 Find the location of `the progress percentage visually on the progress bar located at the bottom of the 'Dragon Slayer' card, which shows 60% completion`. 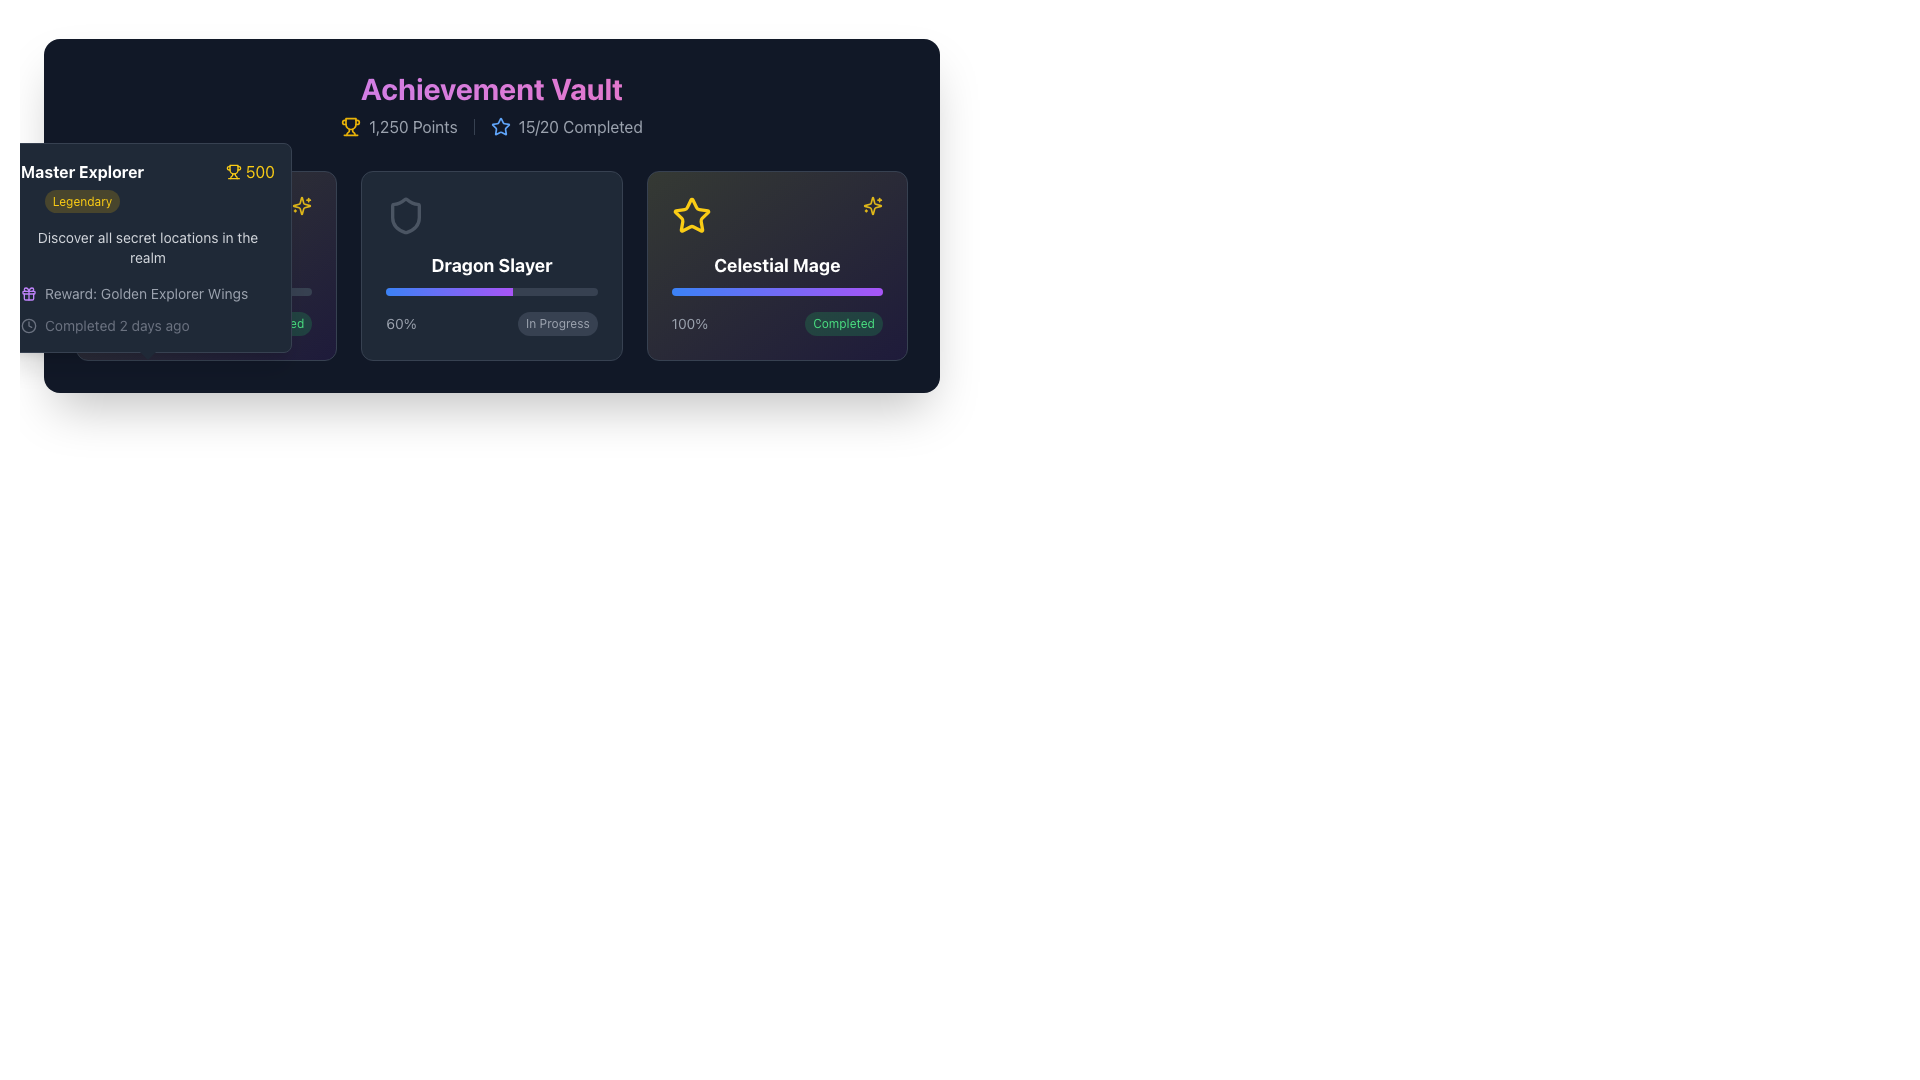

the progress percentage visually on the progress bar located at the bottom of the 'Dragon Slayer' card, which shows 60% completion is located at coordinates (491, 292).